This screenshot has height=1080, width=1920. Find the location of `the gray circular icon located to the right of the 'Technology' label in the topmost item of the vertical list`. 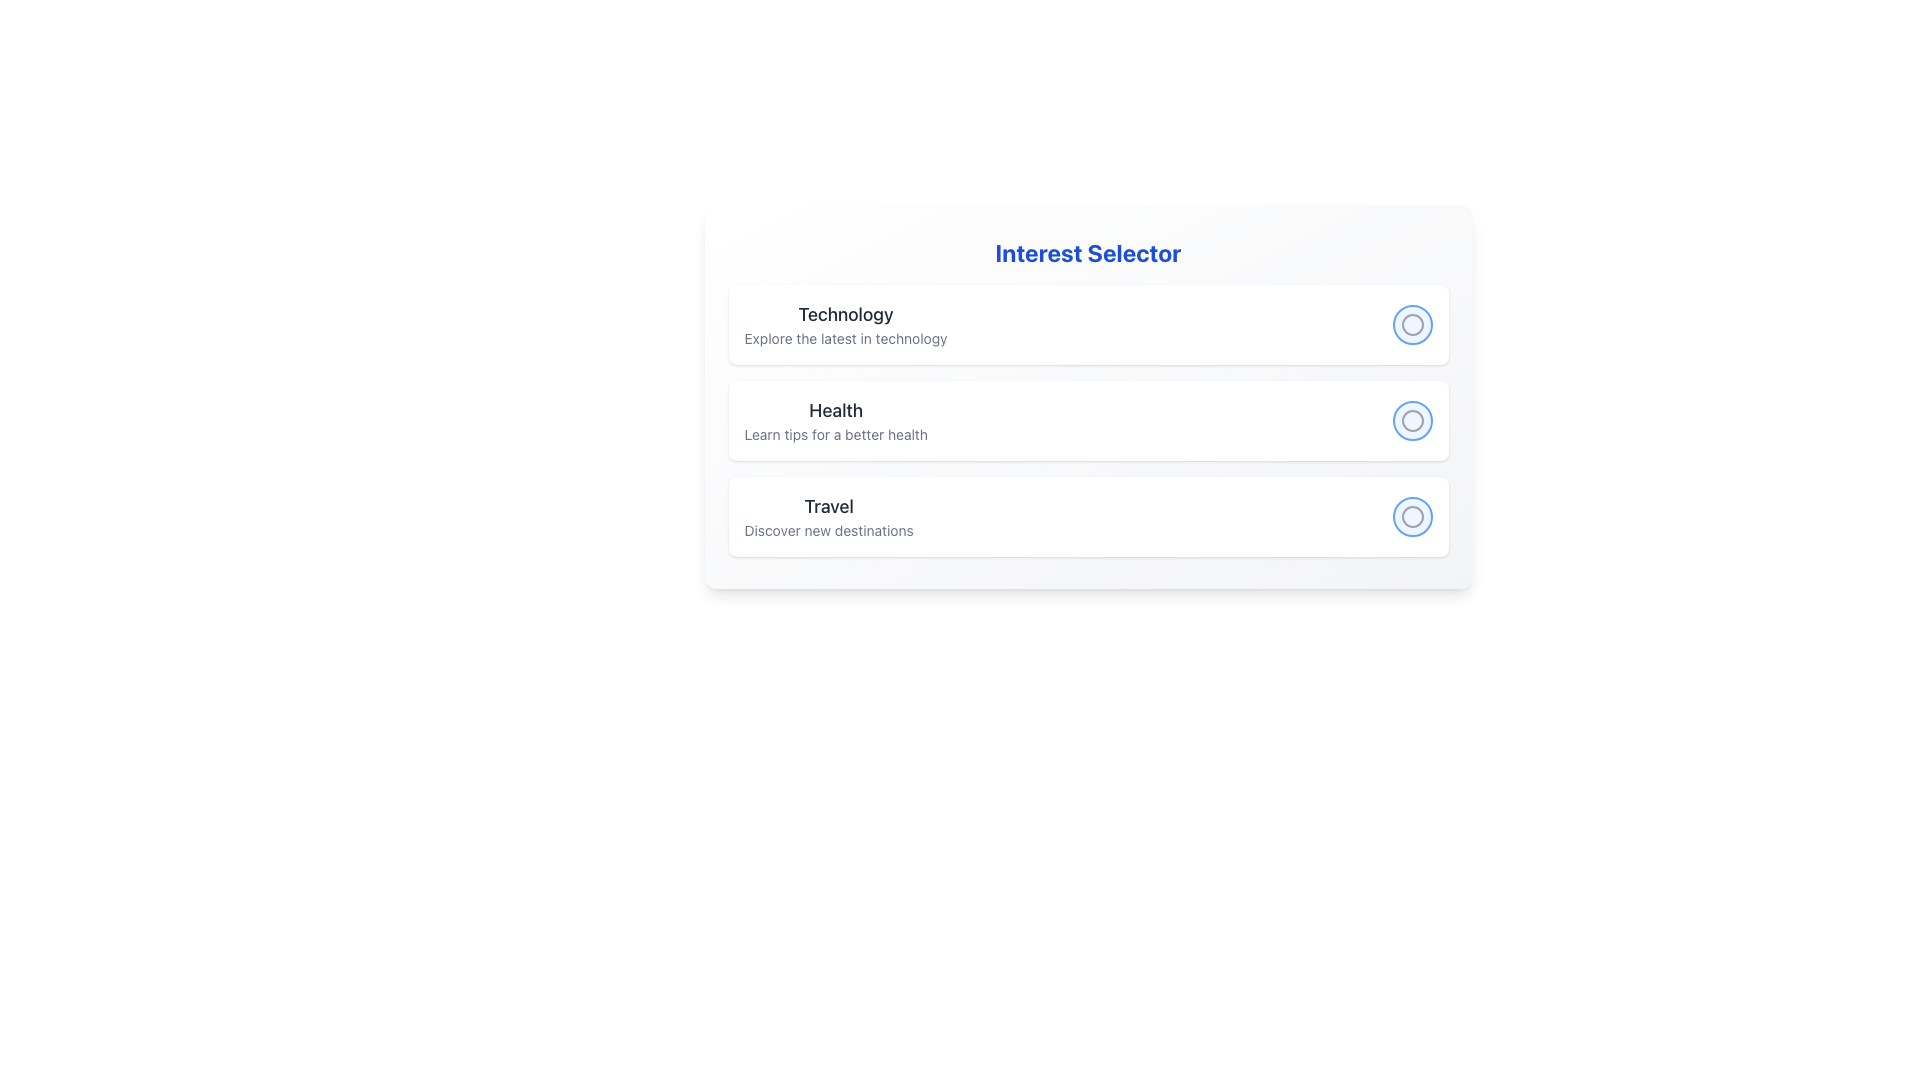

the gray circular icon located to the right of the 'Technology' label in the topmost item of the vertical list is located at coordinates (1411, 323).